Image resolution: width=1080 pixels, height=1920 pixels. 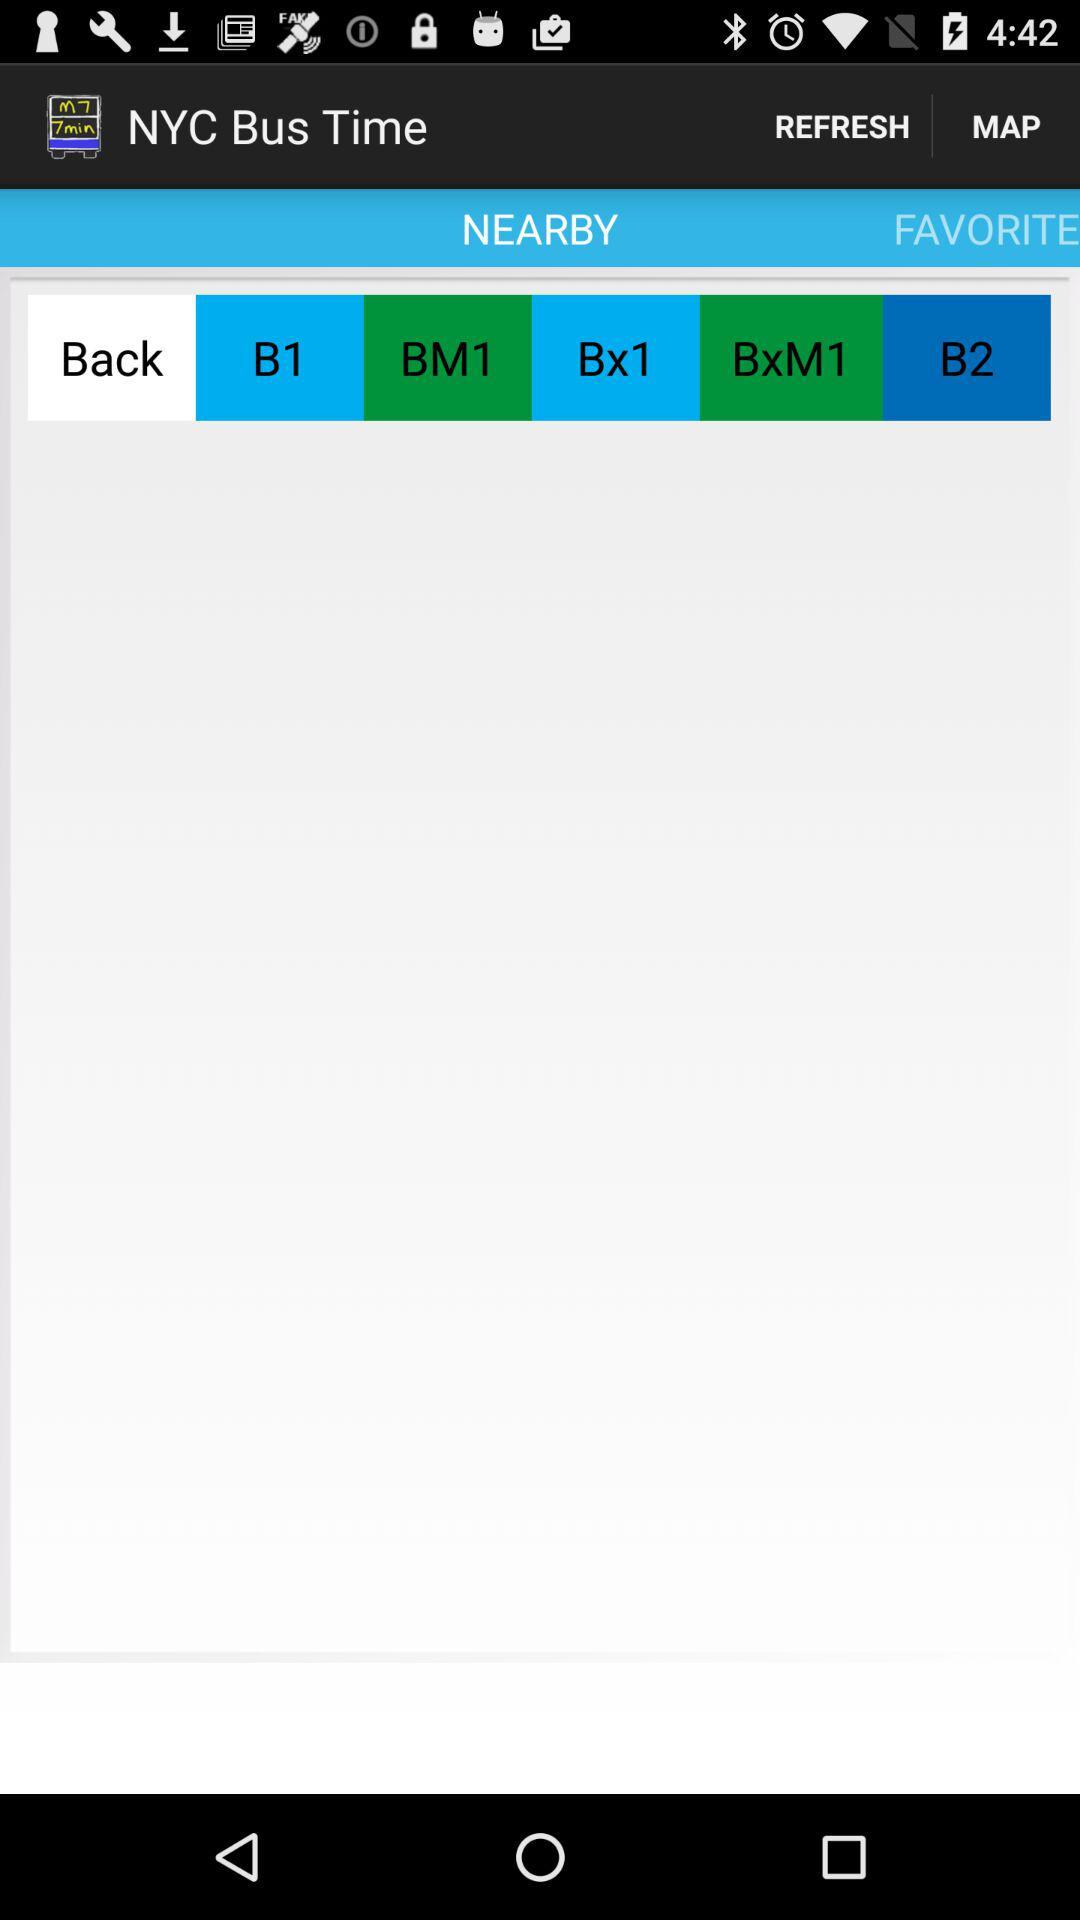 What do you see at coordinates (279, 357) in the screenshot?
I see `icon below the nyc bus time` at bounding box center [279, 357].